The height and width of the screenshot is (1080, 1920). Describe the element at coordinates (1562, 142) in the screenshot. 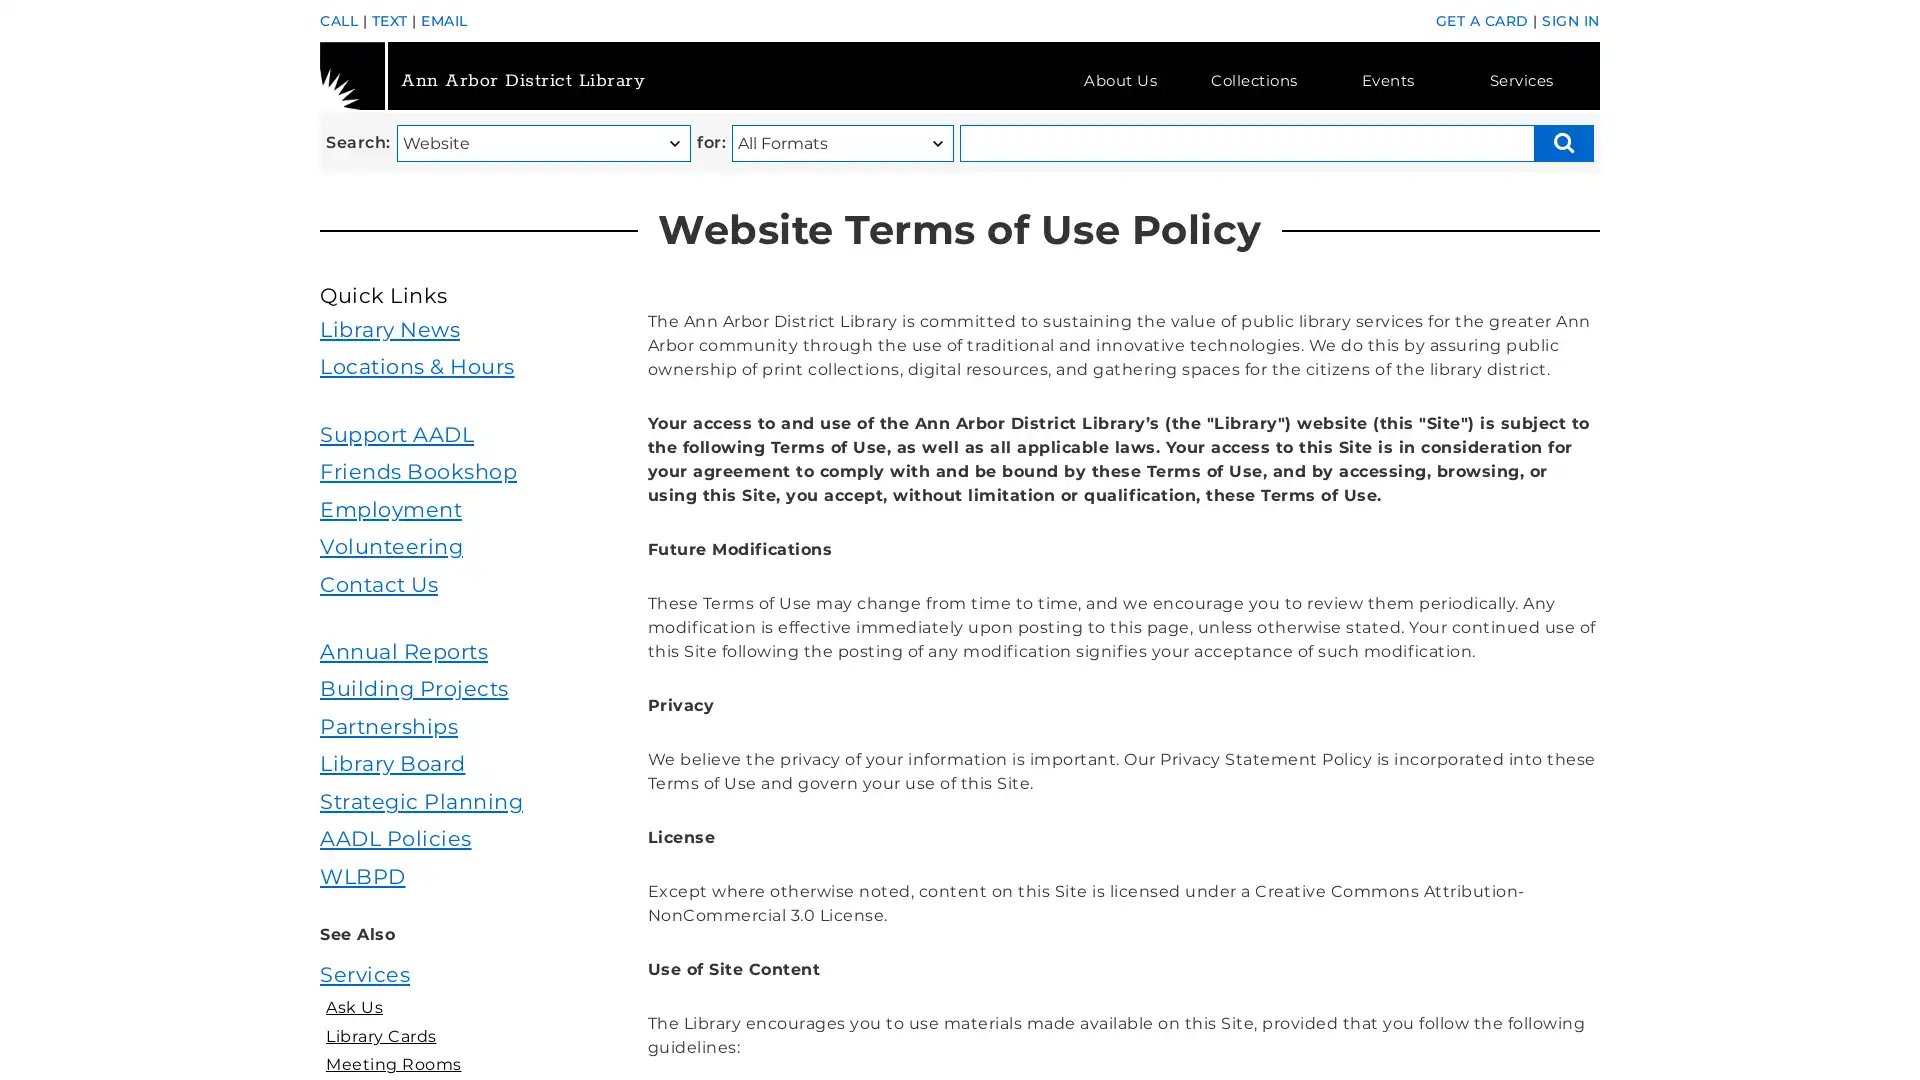

I see `Search submit` at that location.